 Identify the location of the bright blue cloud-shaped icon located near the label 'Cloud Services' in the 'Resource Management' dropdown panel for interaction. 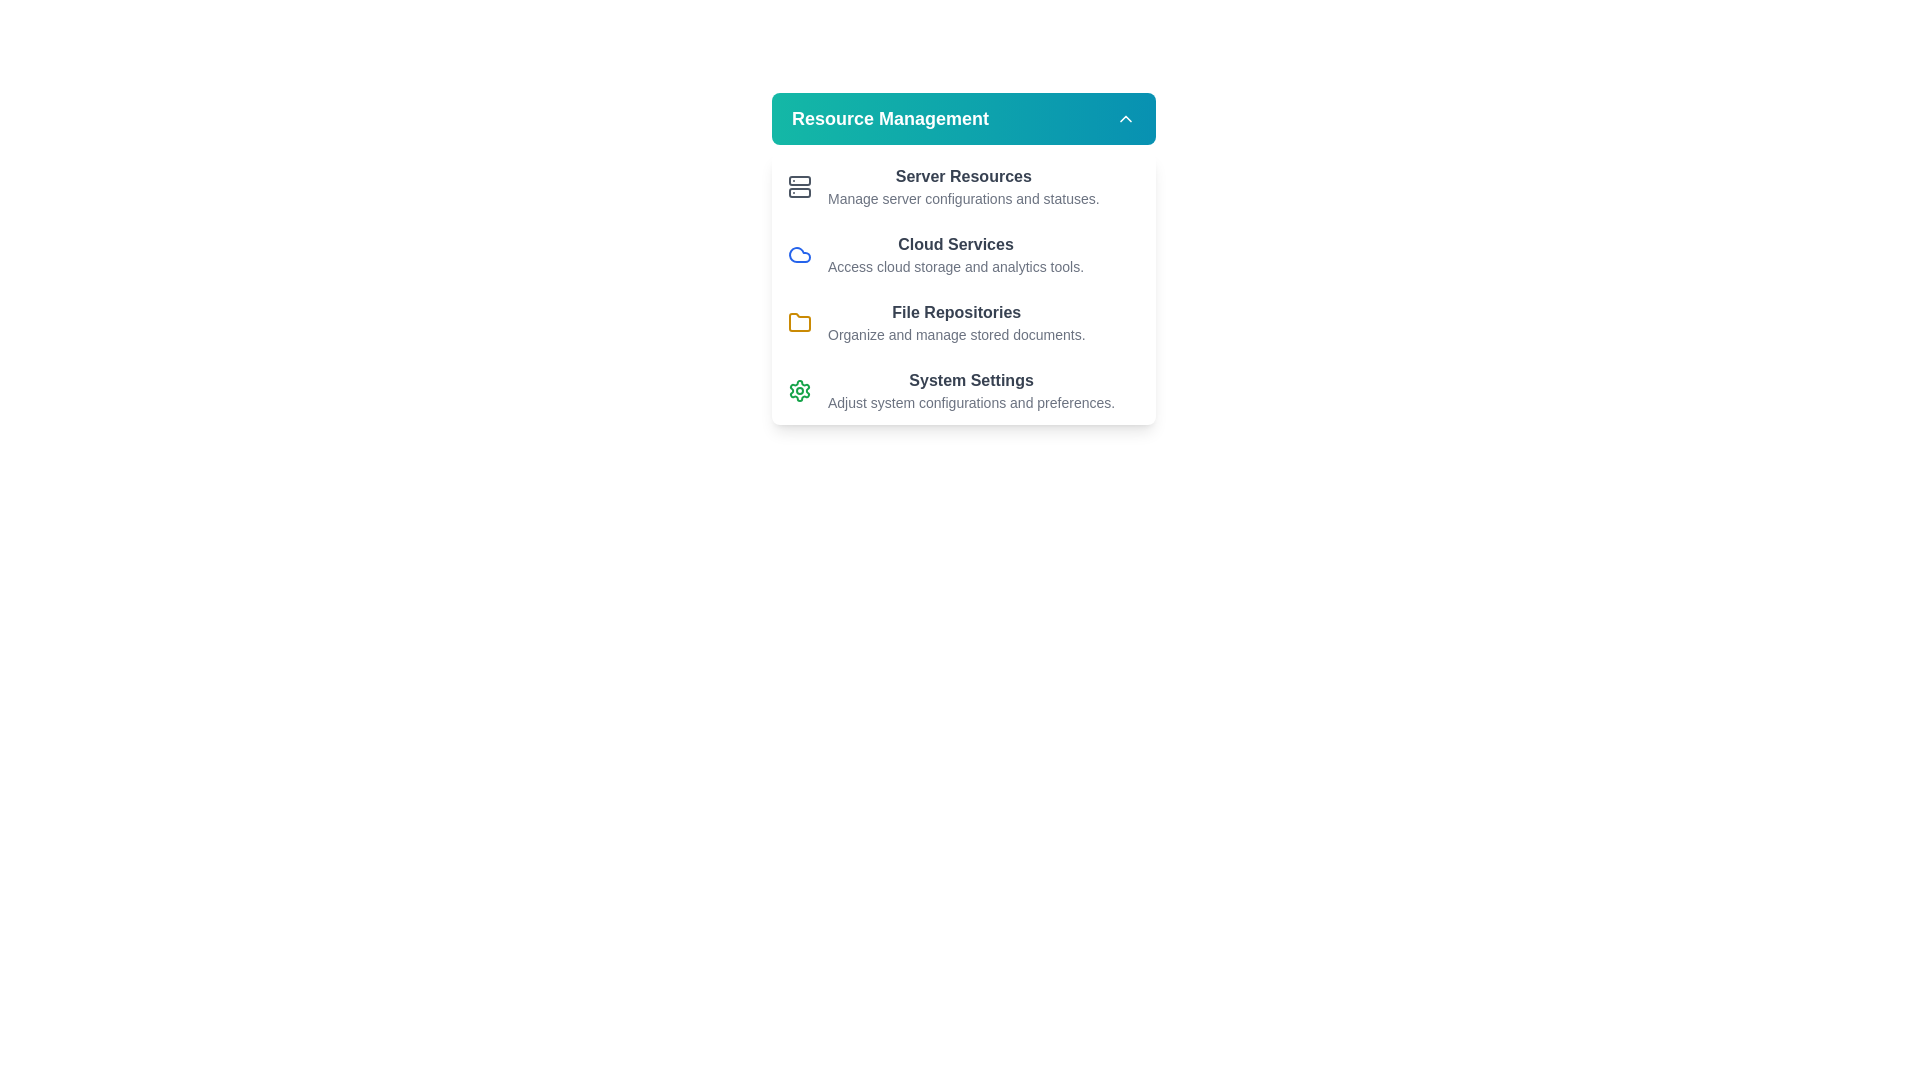
(800, 253).